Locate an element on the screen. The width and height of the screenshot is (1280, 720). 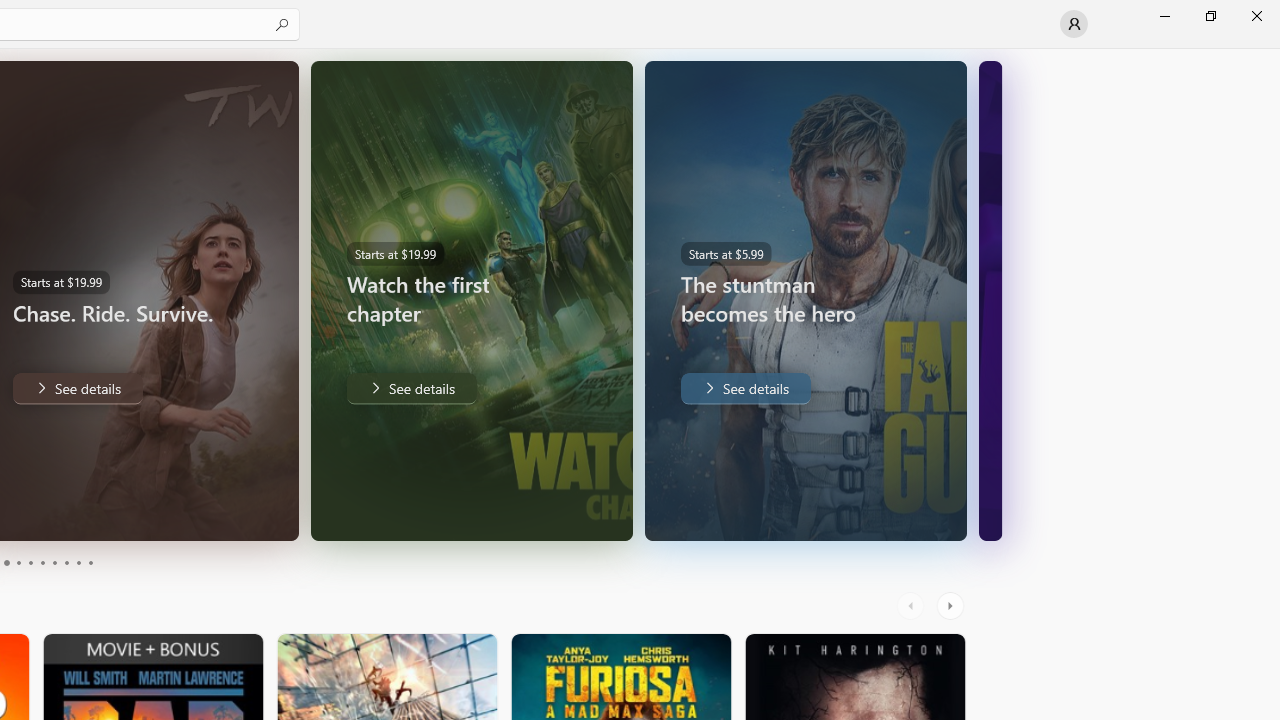
'Close Microsoft Store' is located at coordinates (1255, 15).